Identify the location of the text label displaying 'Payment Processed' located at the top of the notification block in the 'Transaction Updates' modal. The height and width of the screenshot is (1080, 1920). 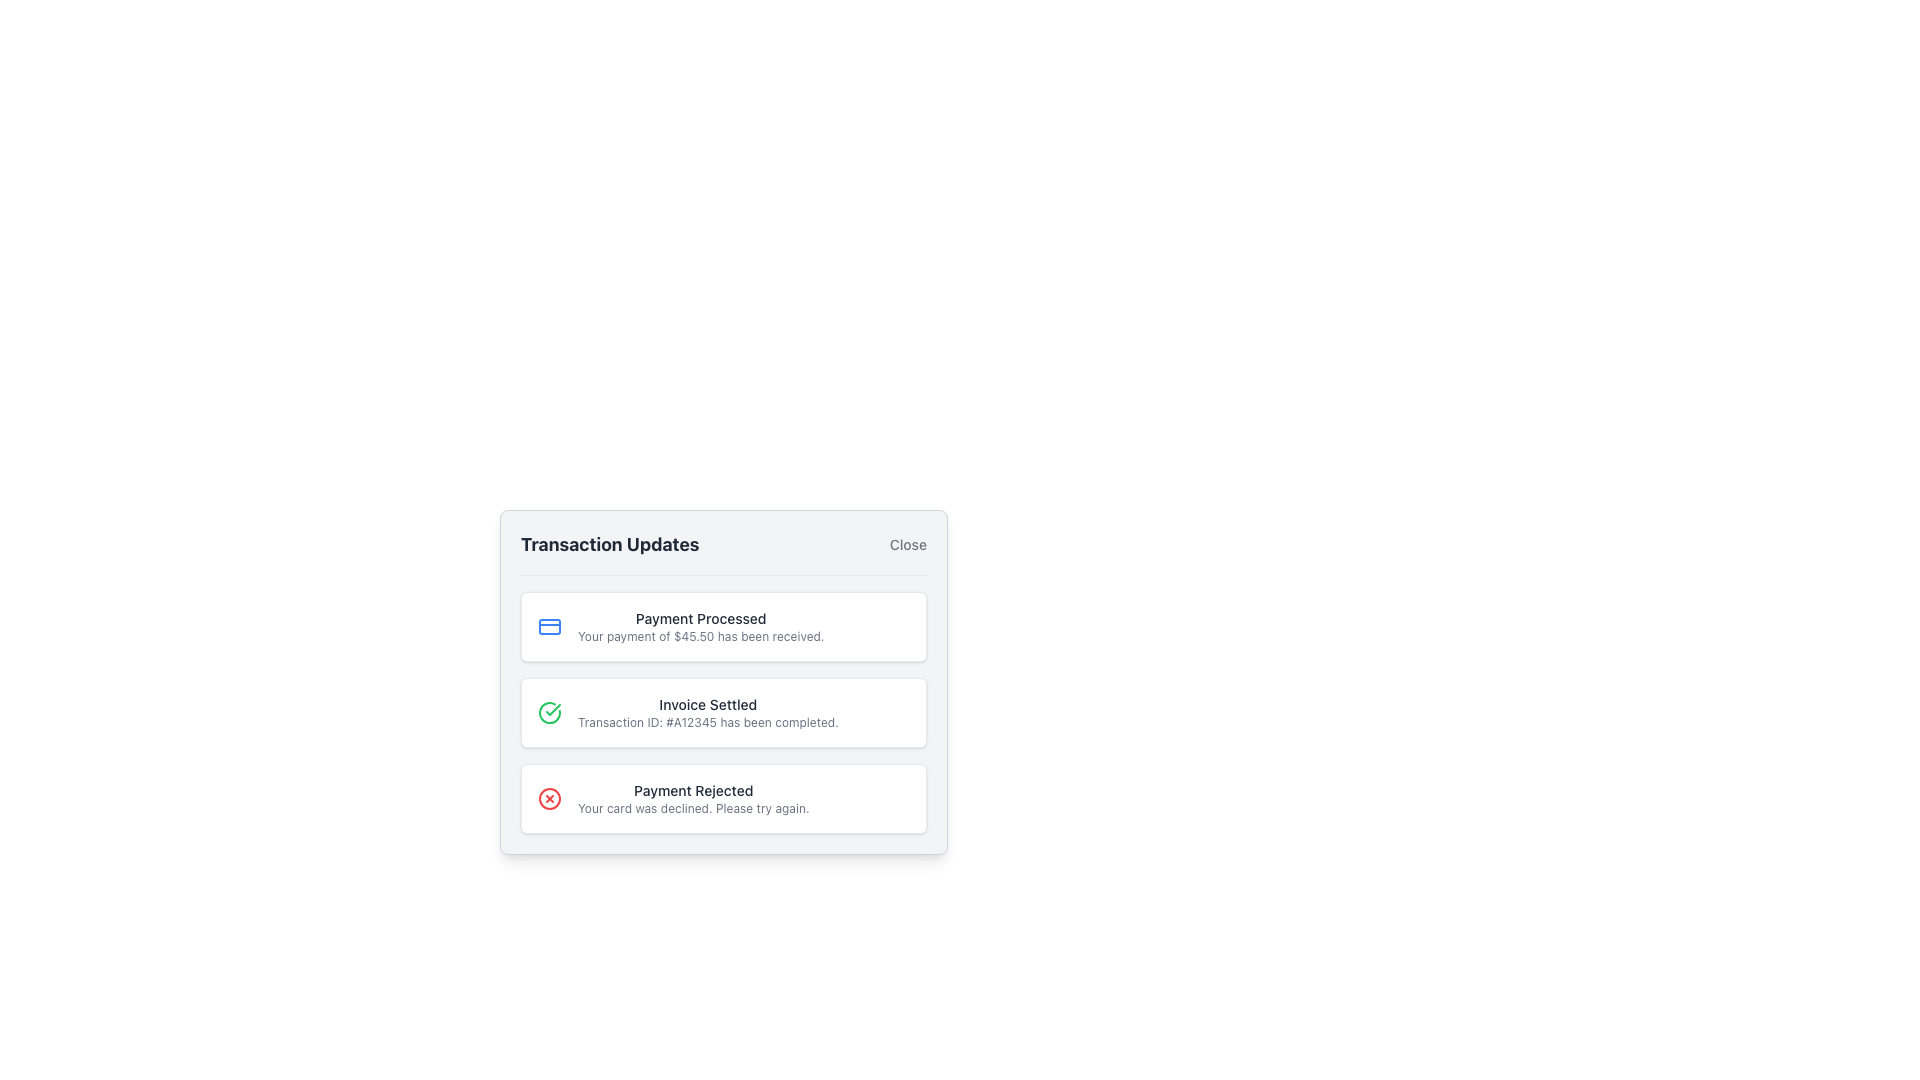
(701, 617).